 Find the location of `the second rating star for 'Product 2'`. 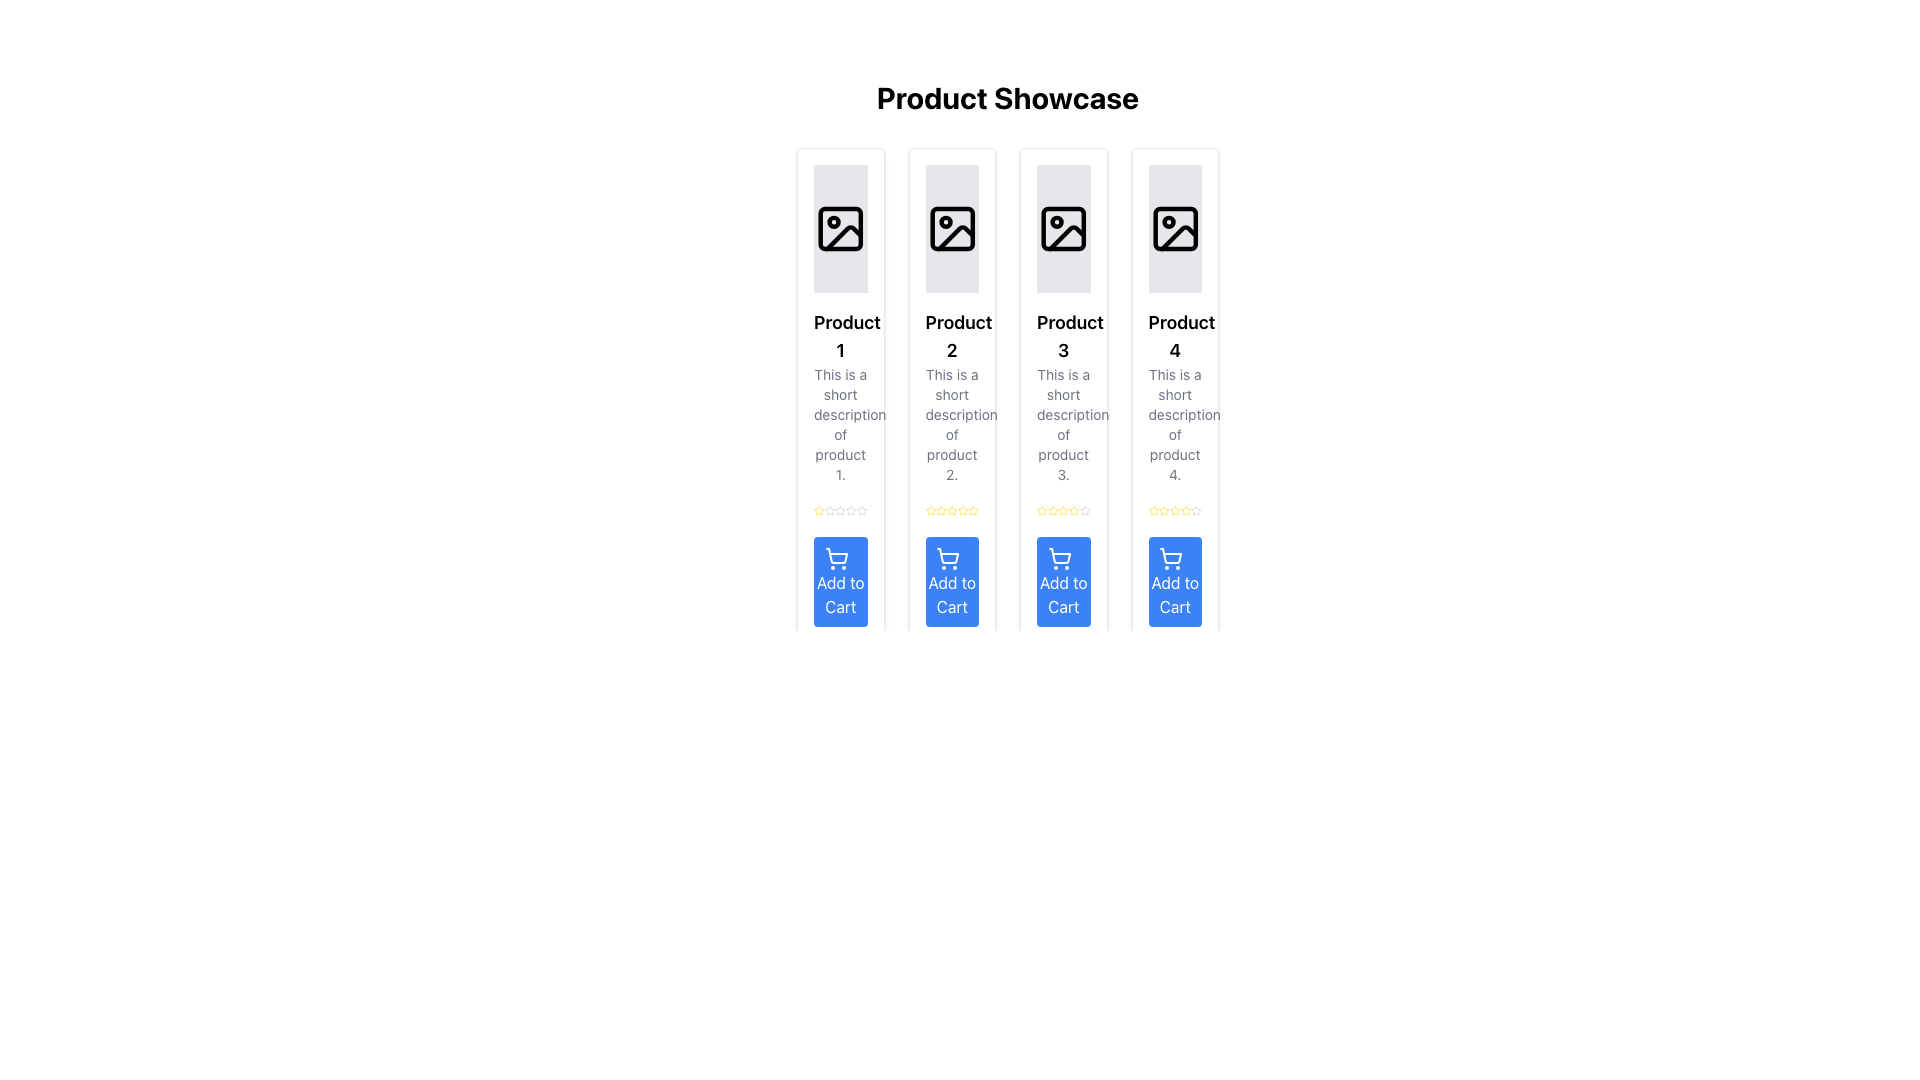

the second rating star for 'Product 2' is located at coordinates (940, 509).